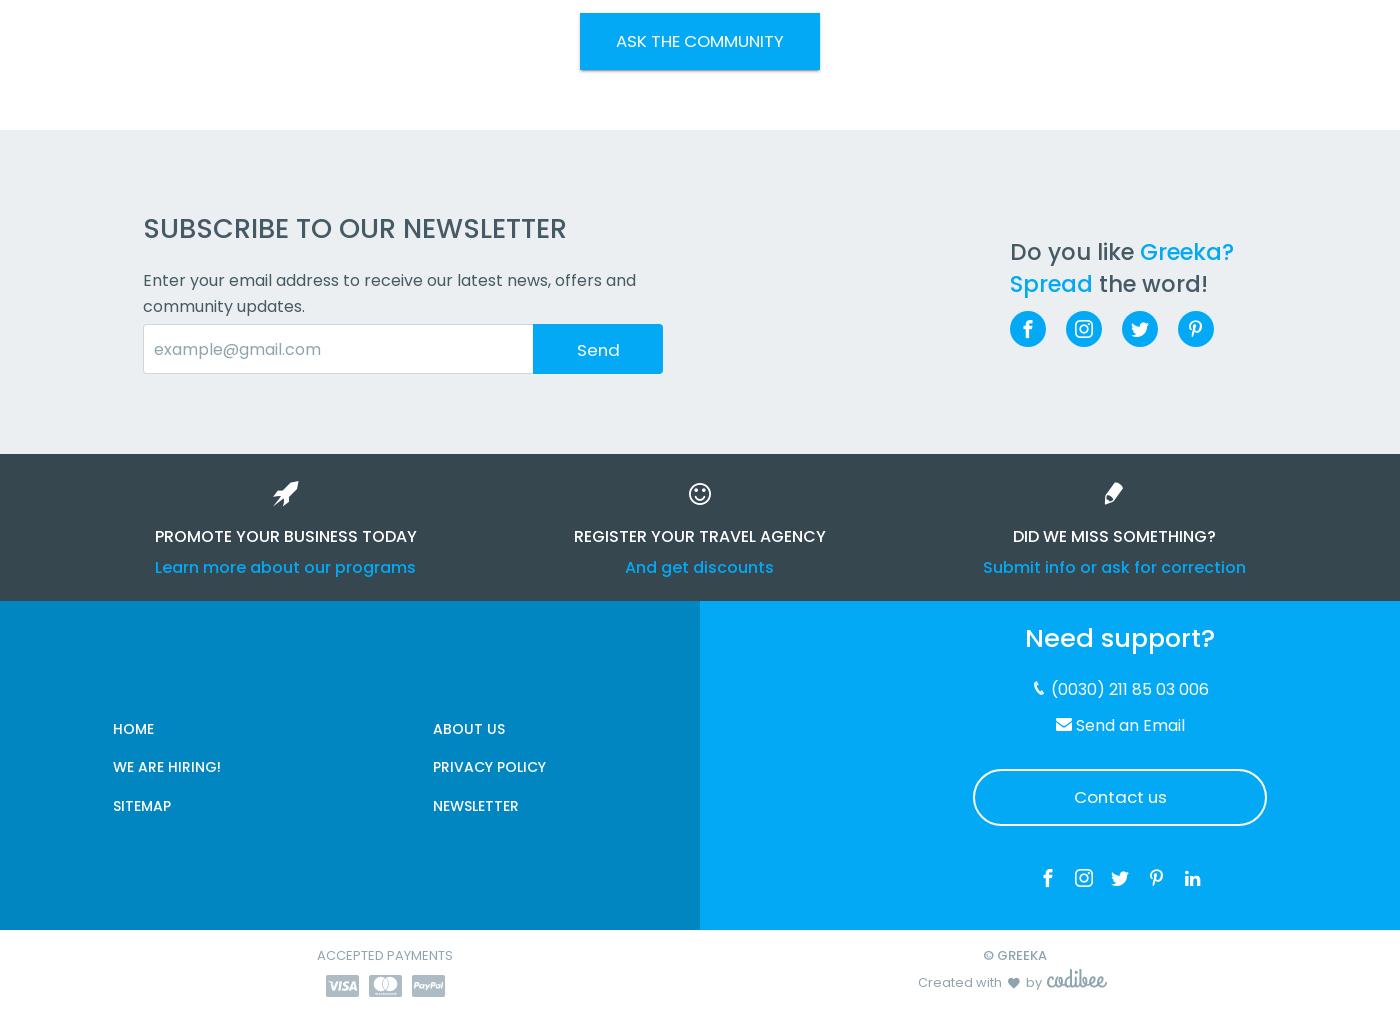 The height and width of the screenshot is (1025, 1400). Describe the element at coordinates (959, 980) in the screenshot. I see `'Created with'` at that location.